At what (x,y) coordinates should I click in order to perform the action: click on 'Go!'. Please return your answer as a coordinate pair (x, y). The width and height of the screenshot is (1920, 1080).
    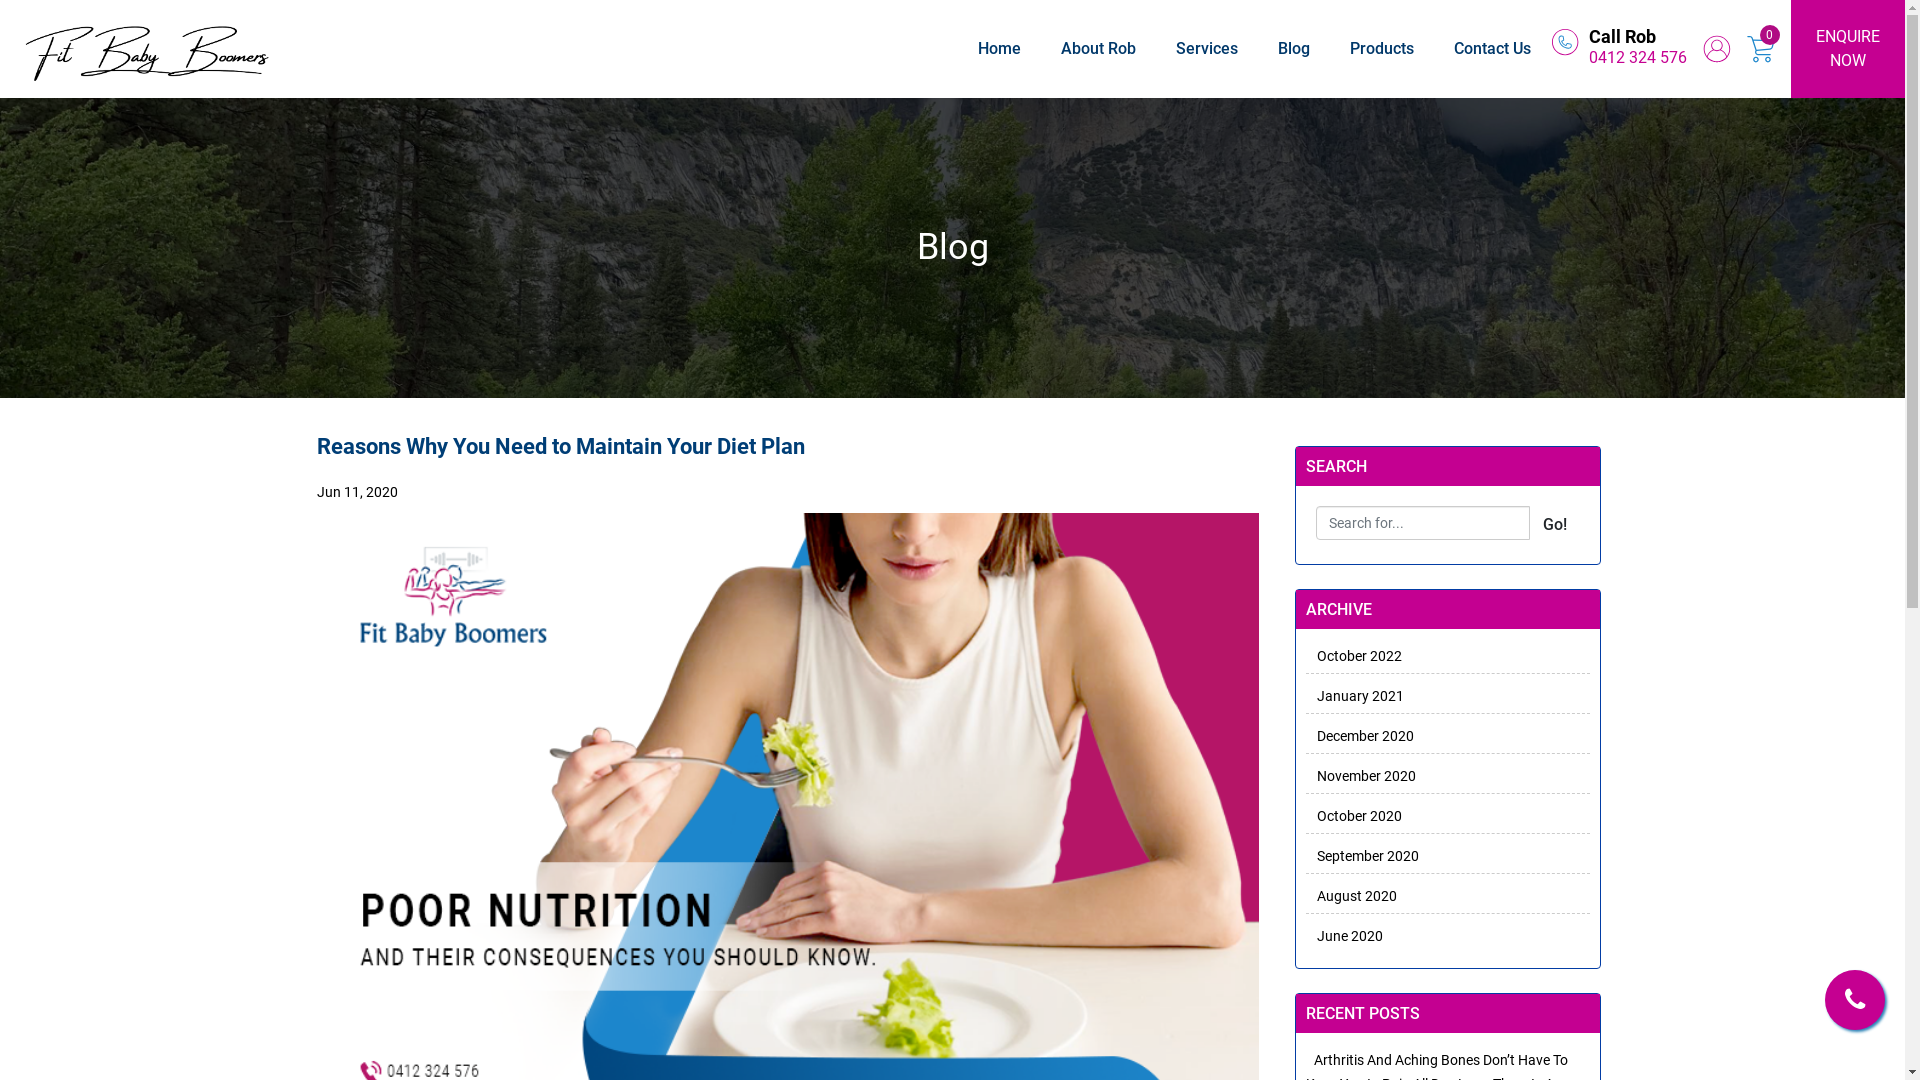
    Looking at the image, I should click on (1554, 523).